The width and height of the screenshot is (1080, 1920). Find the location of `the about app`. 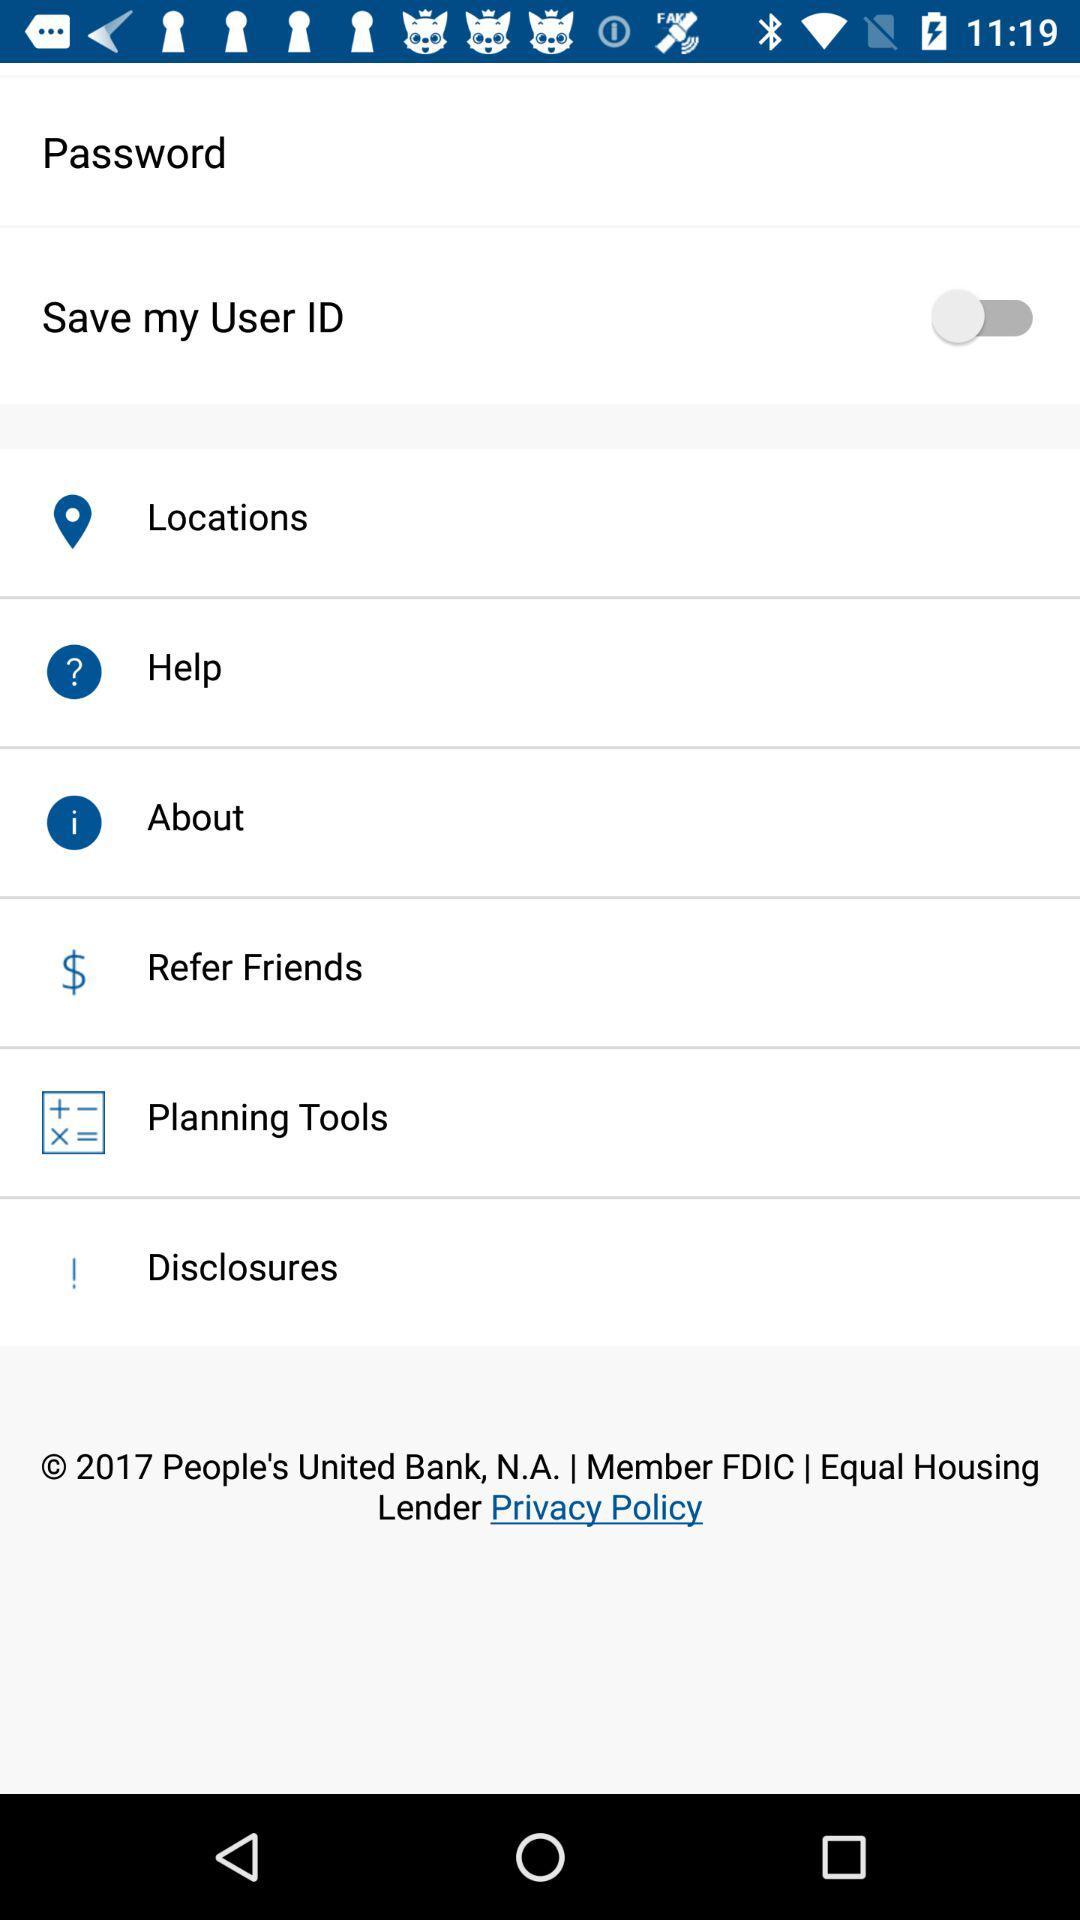

the about app is located at coordinates (173, 816).